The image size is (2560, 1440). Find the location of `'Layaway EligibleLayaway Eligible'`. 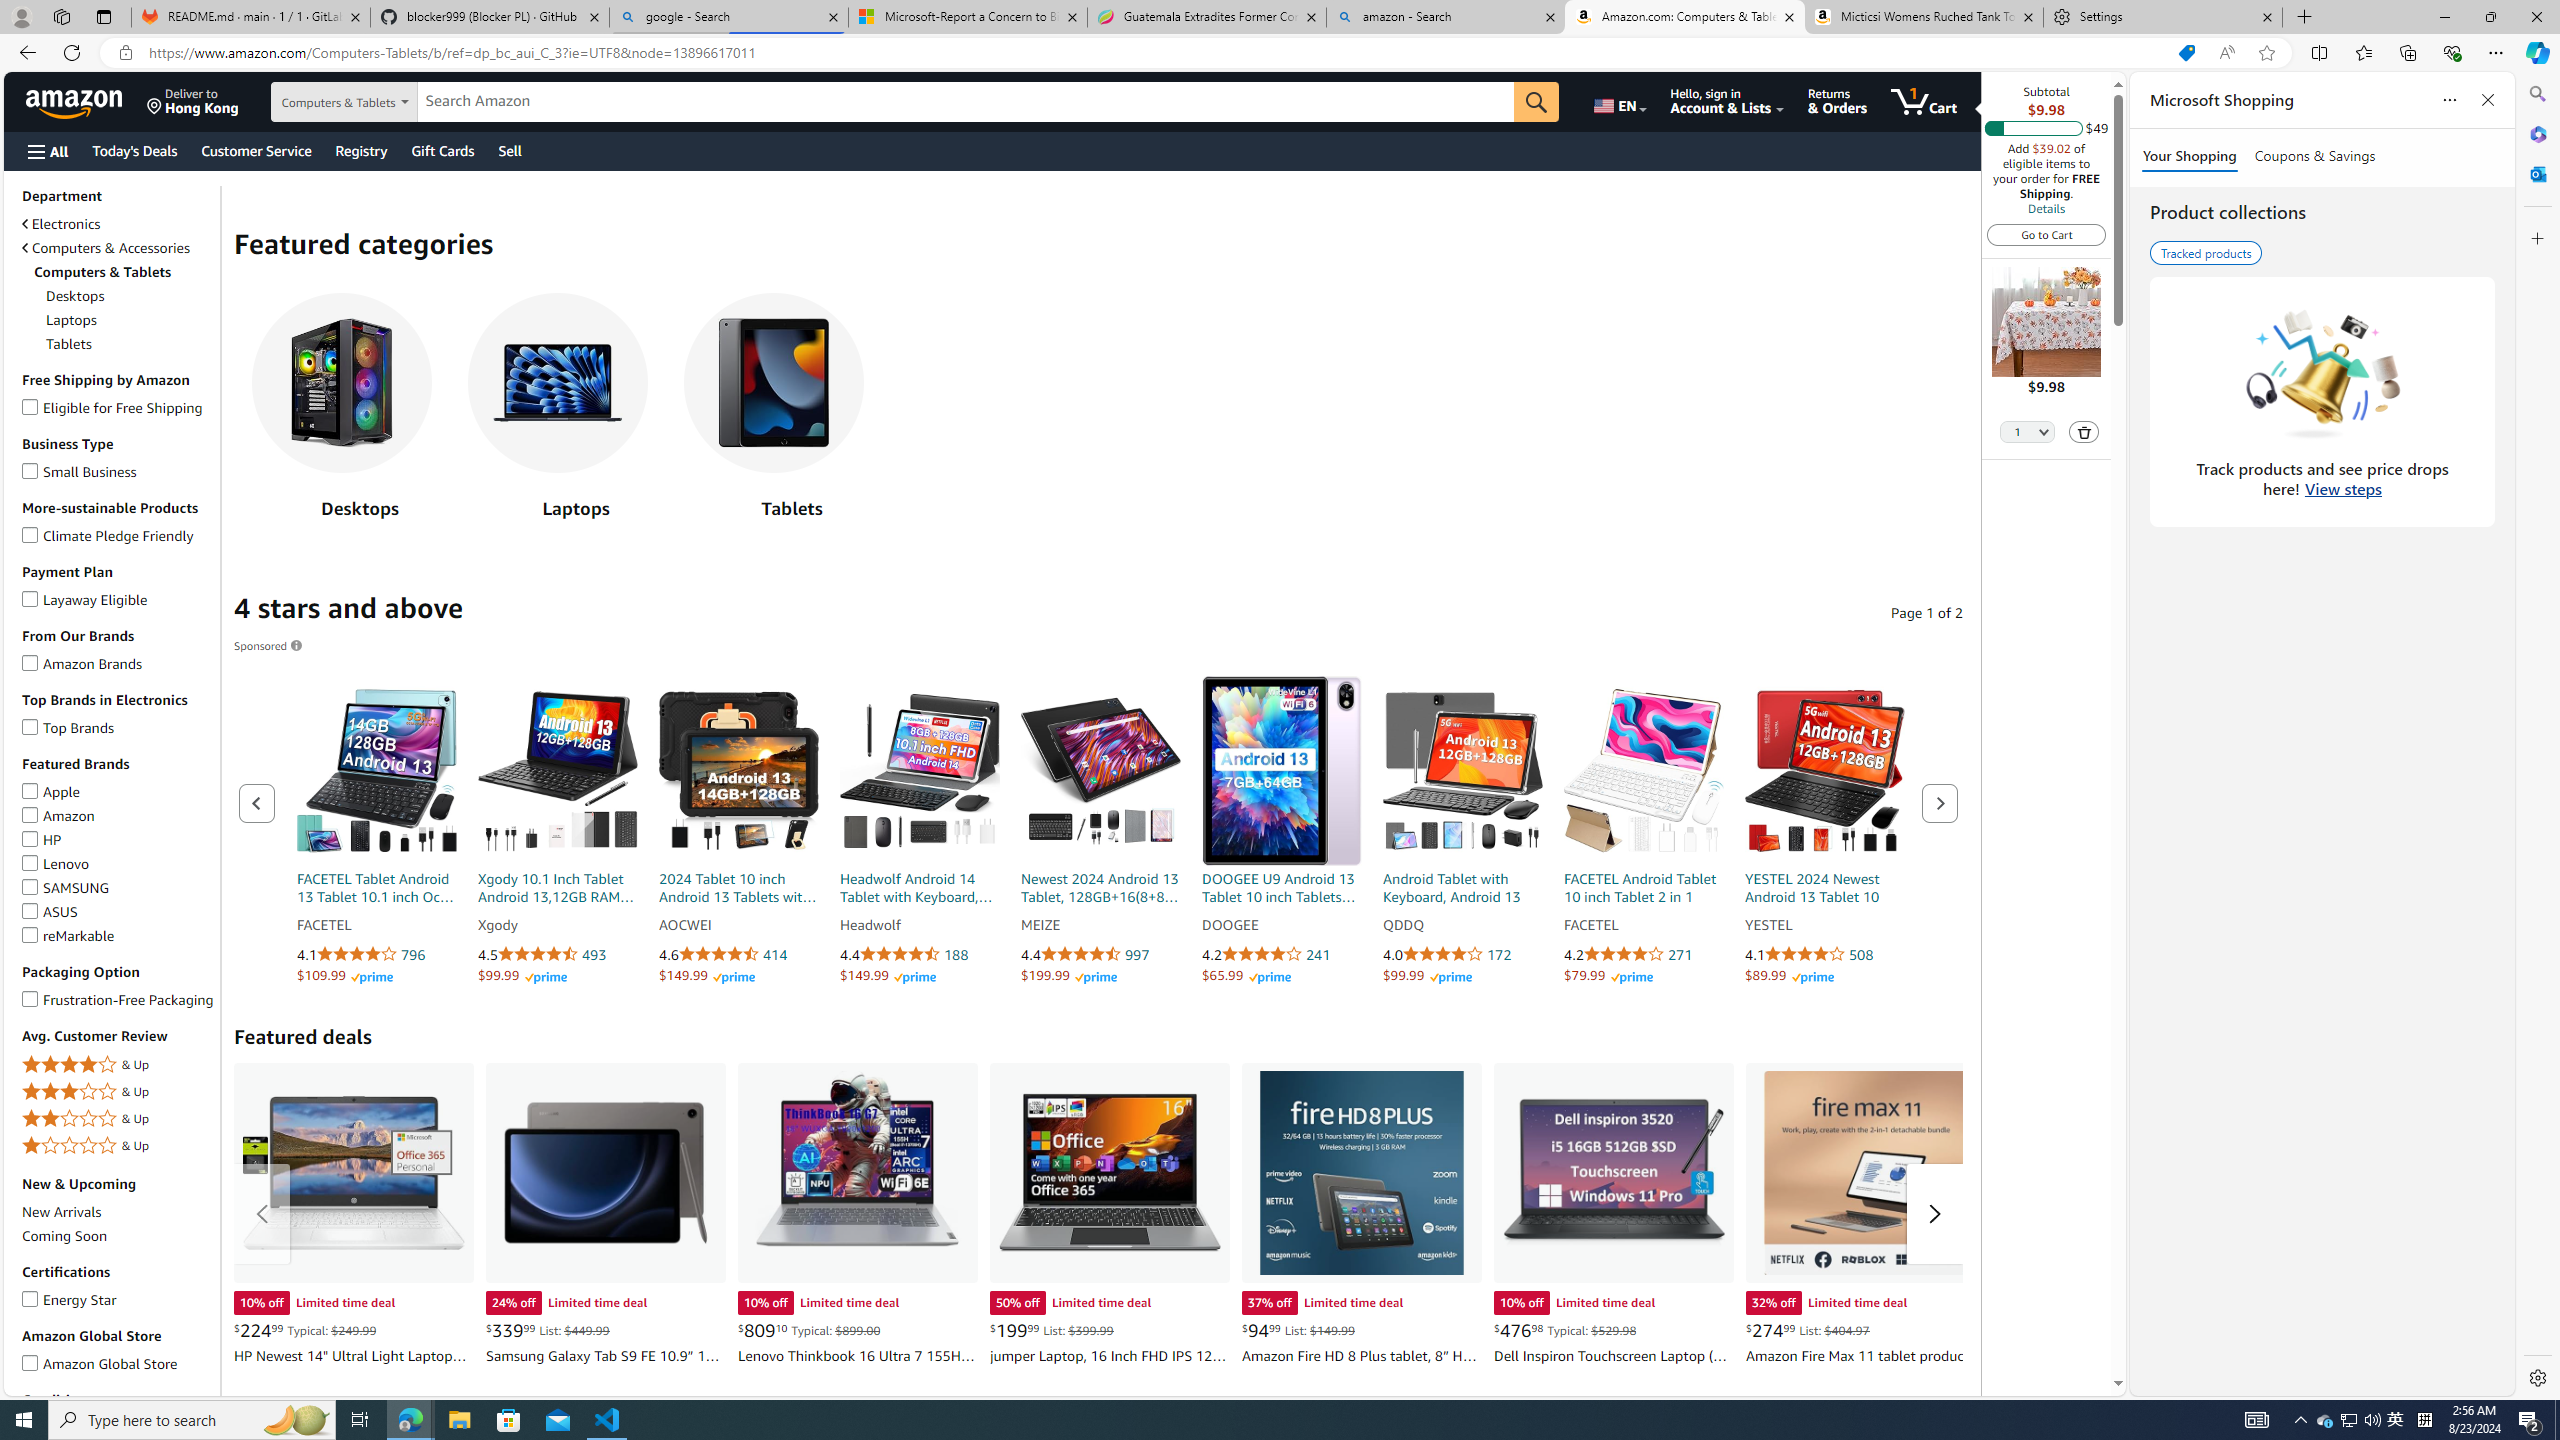

'Layaway EligibleLayaway Eligible' is located at coordinates (118, 600).